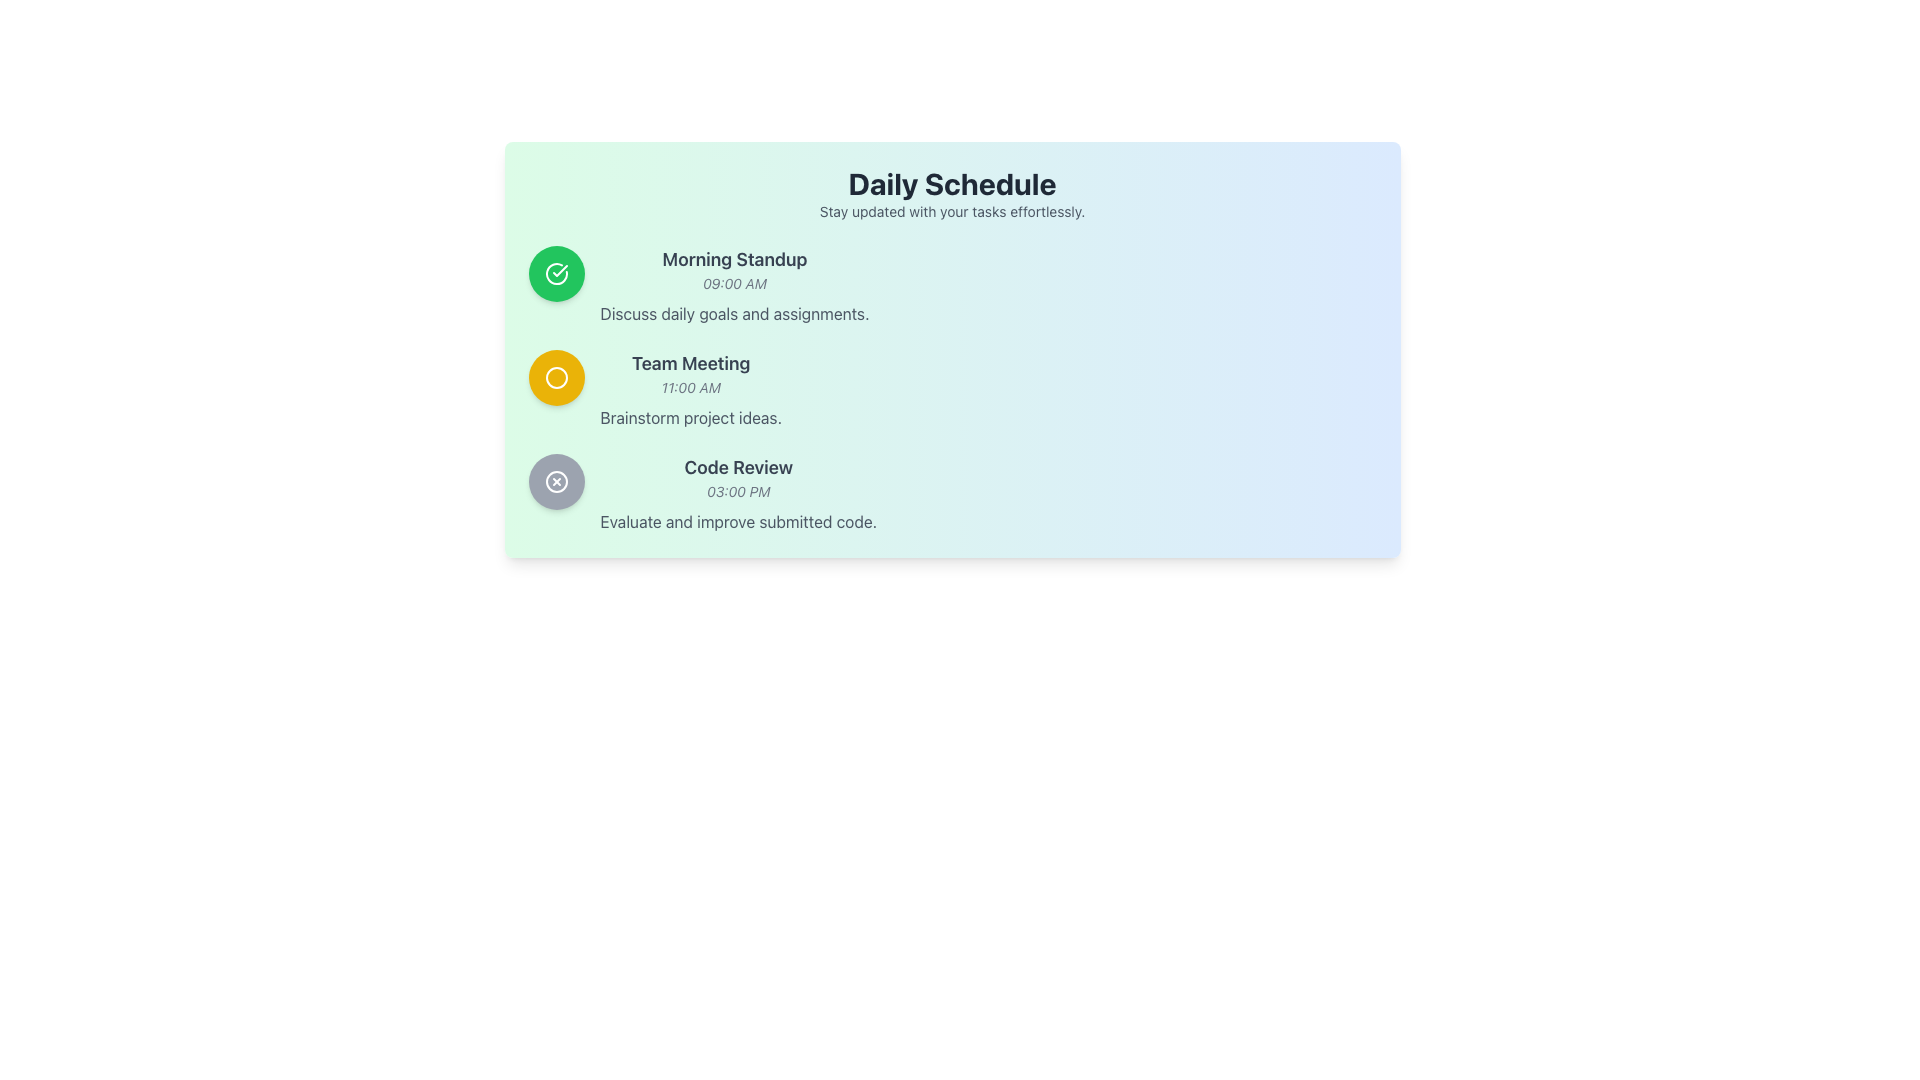 Image resolution: width=1920 pixels, height=1080 pixels. I want to click on the second list item in the schedule display that provides information about a scheduled event, located between 'Morning Standup' and 'Code Review', so click(951, 389).